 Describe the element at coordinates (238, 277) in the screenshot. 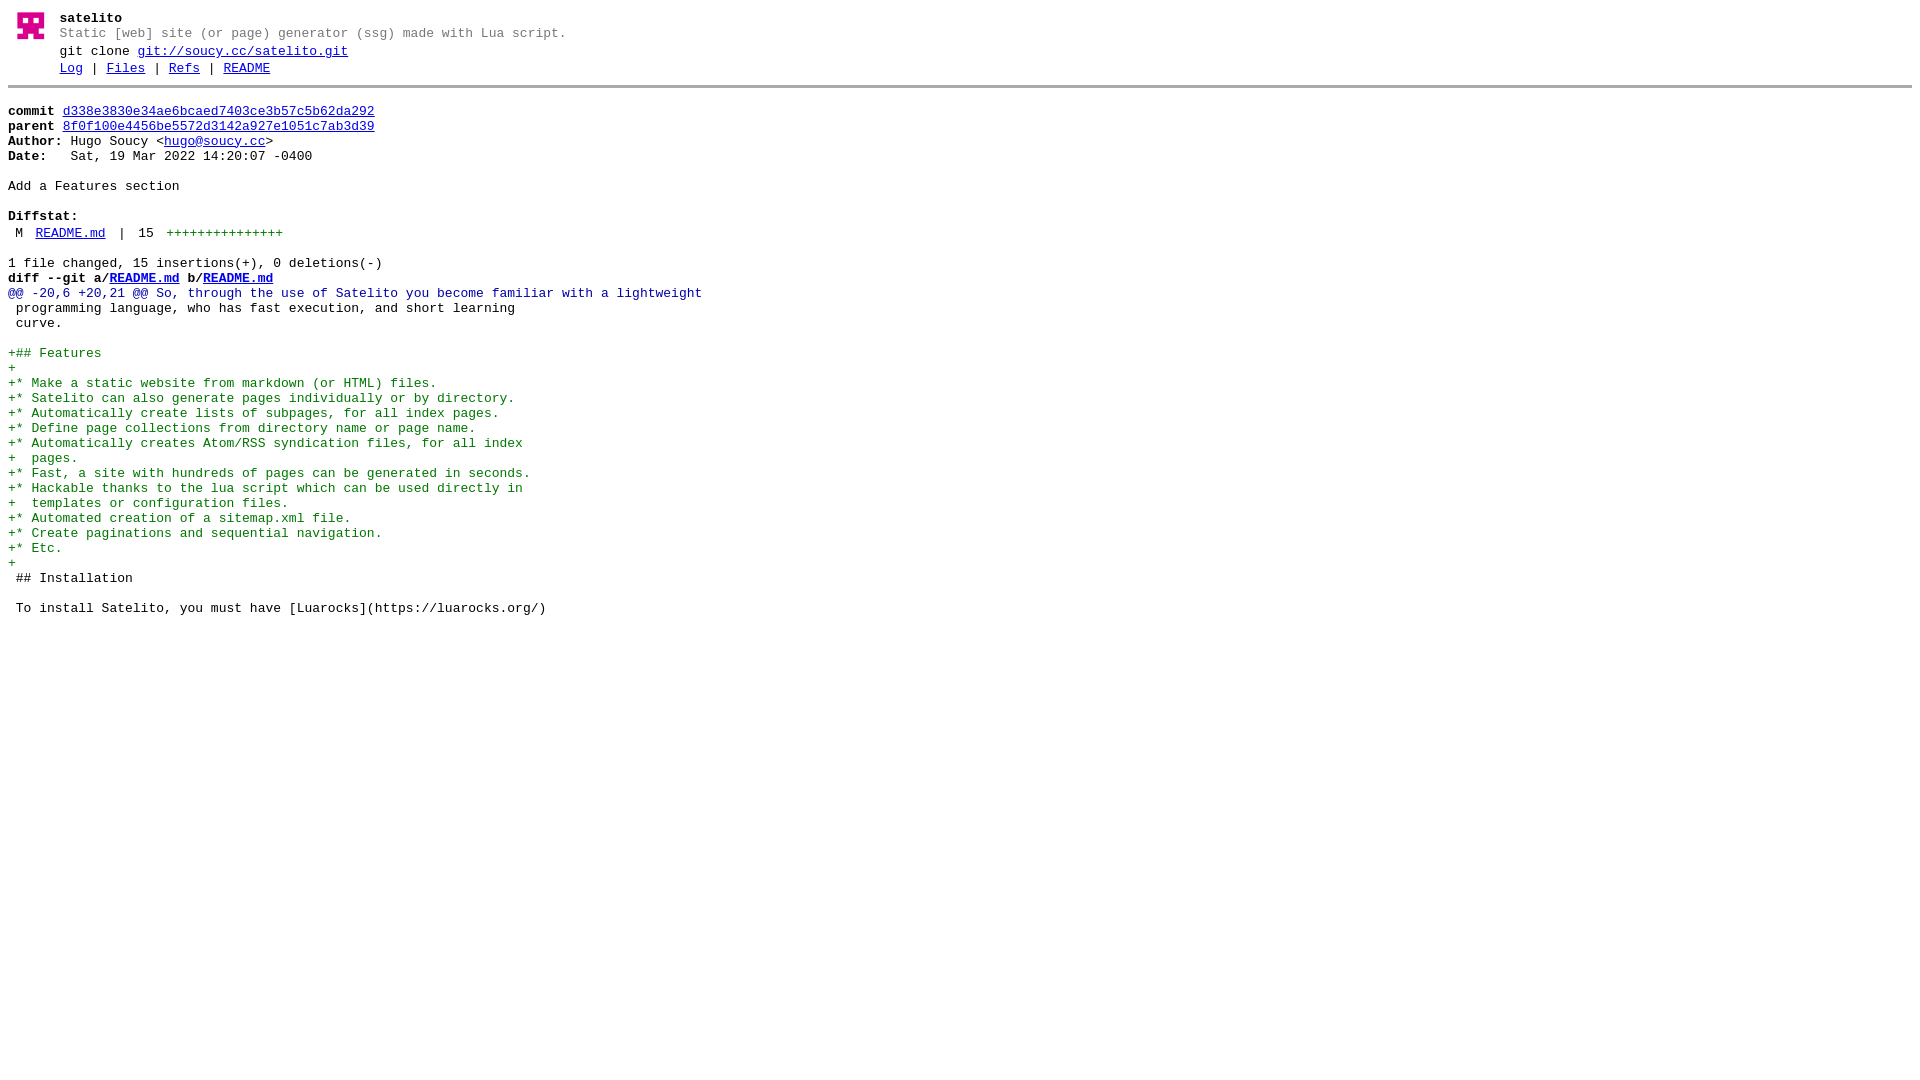

I see `'README.md'` at that location.